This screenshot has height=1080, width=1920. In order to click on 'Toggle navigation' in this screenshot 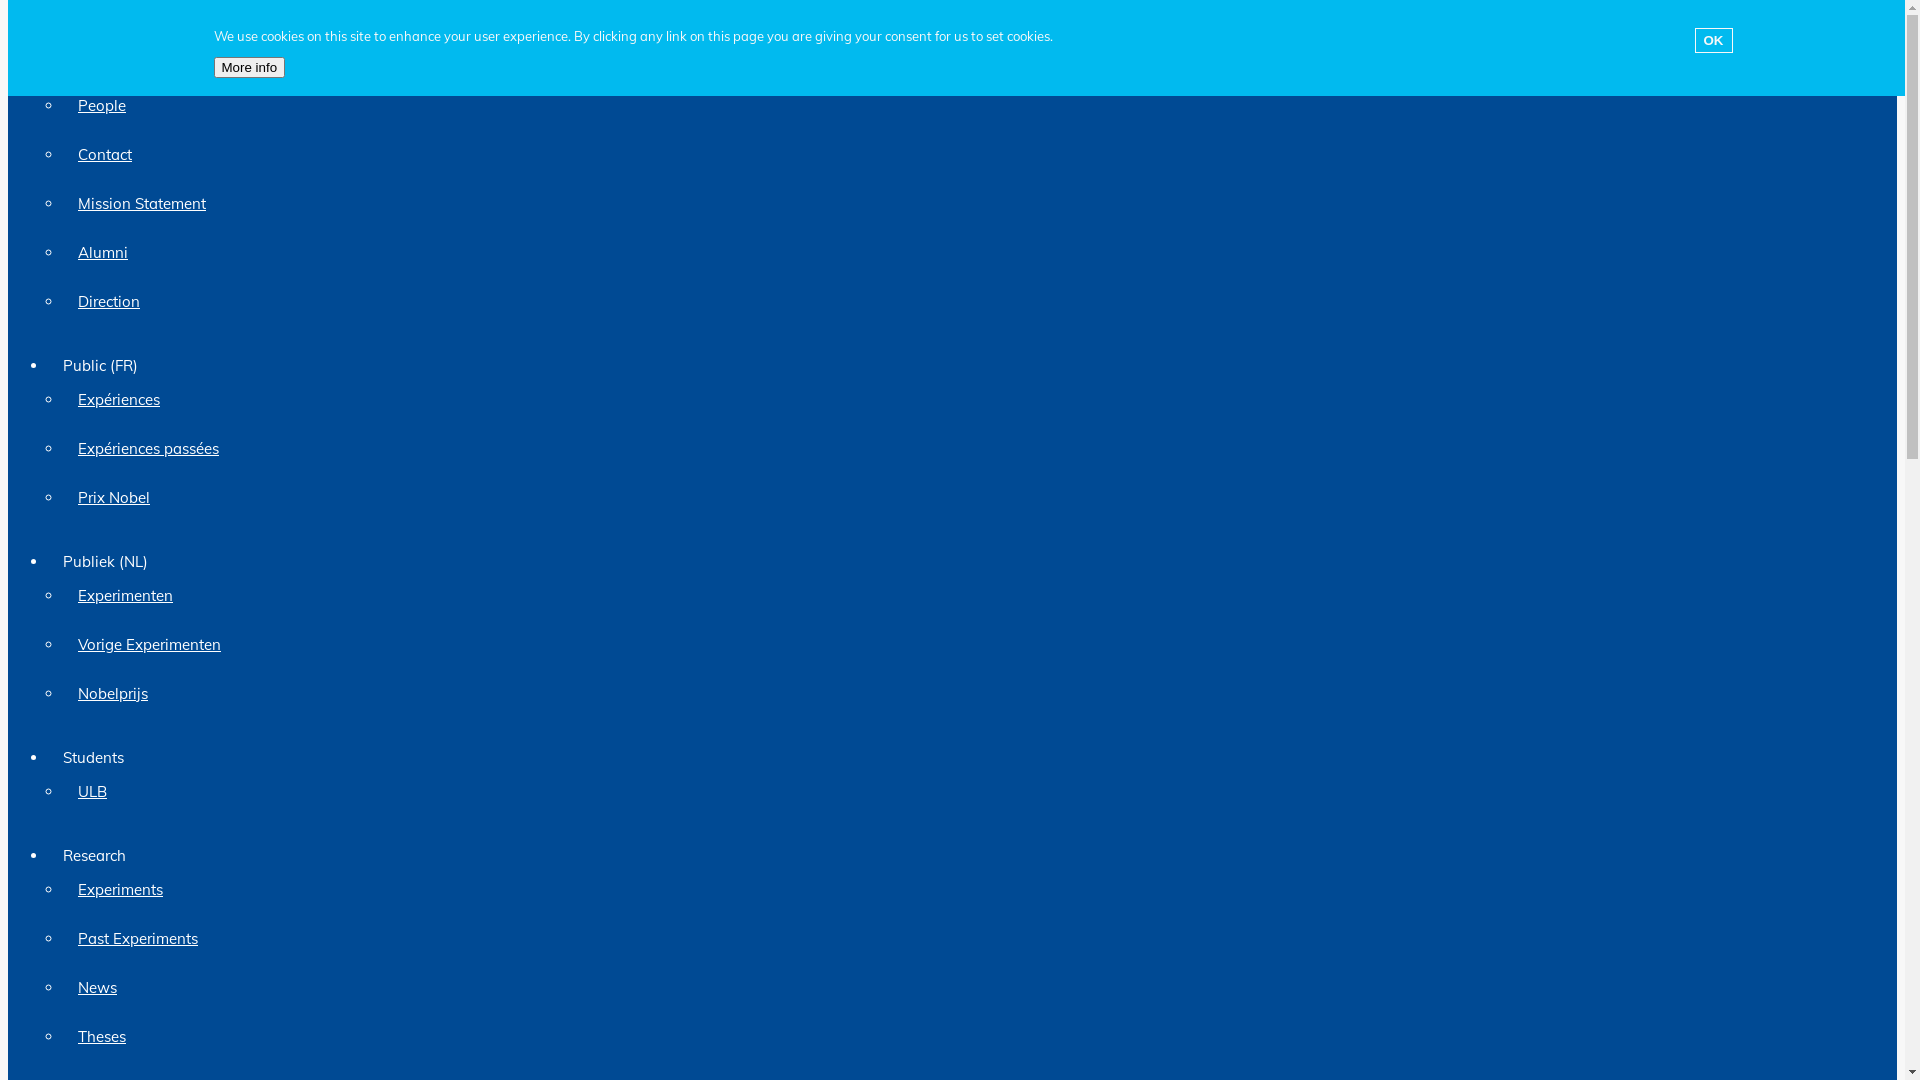, I will do `click(67, 21)`.